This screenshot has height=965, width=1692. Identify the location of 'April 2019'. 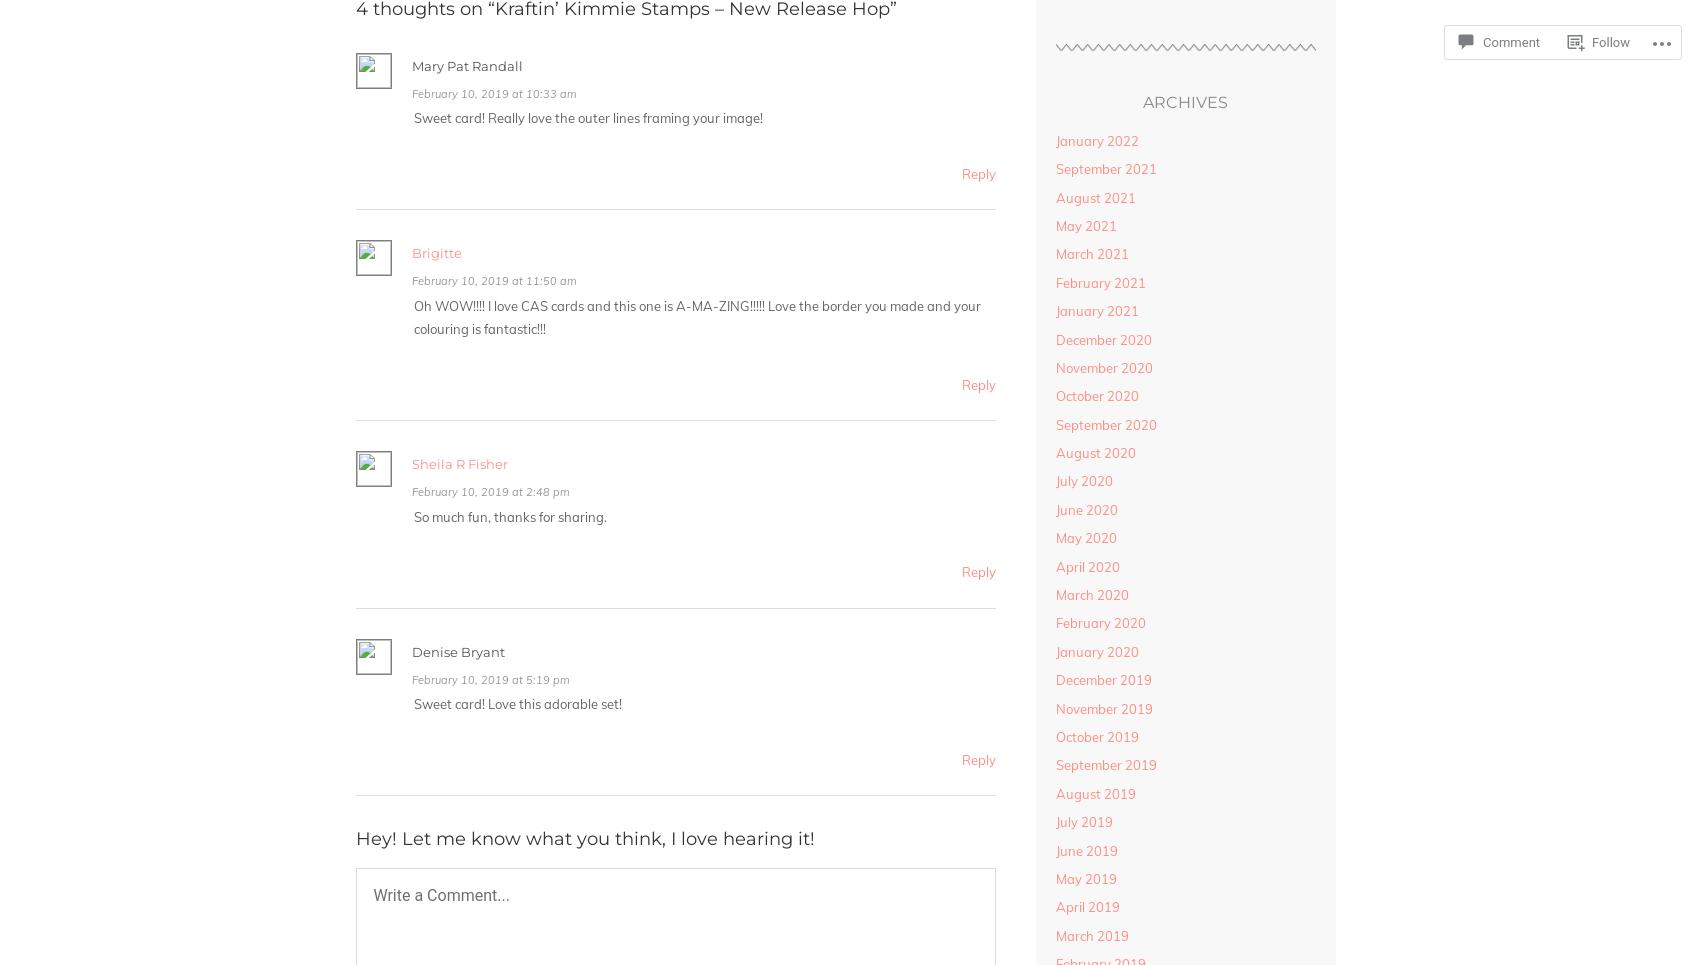
(1086, 906).